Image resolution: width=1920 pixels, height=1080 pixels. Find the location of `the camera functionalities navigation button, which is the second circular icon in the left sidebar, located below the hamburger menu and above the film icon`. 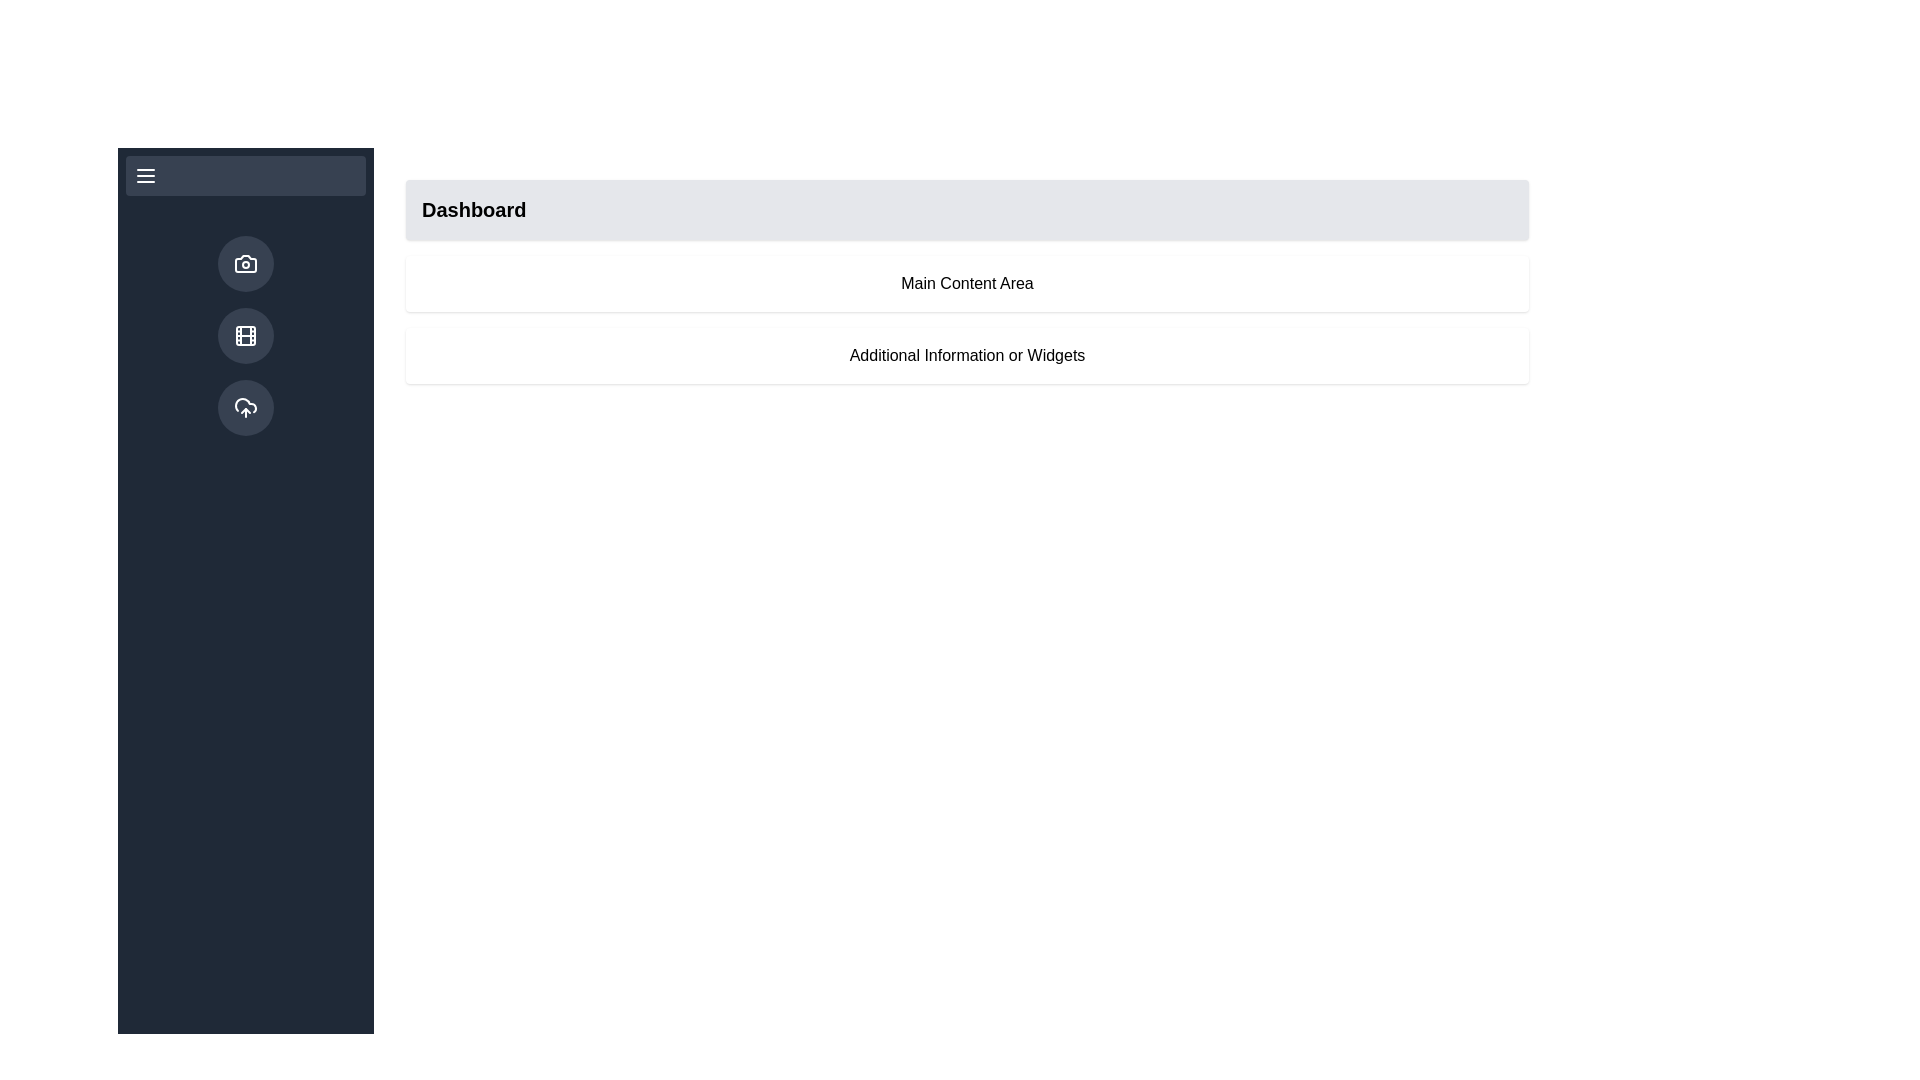

the camera functionalities navigation button, which is the second circular icon in the left sidebar, located below the hamburger menu and above the film icon is located at coordinates (244, 262).